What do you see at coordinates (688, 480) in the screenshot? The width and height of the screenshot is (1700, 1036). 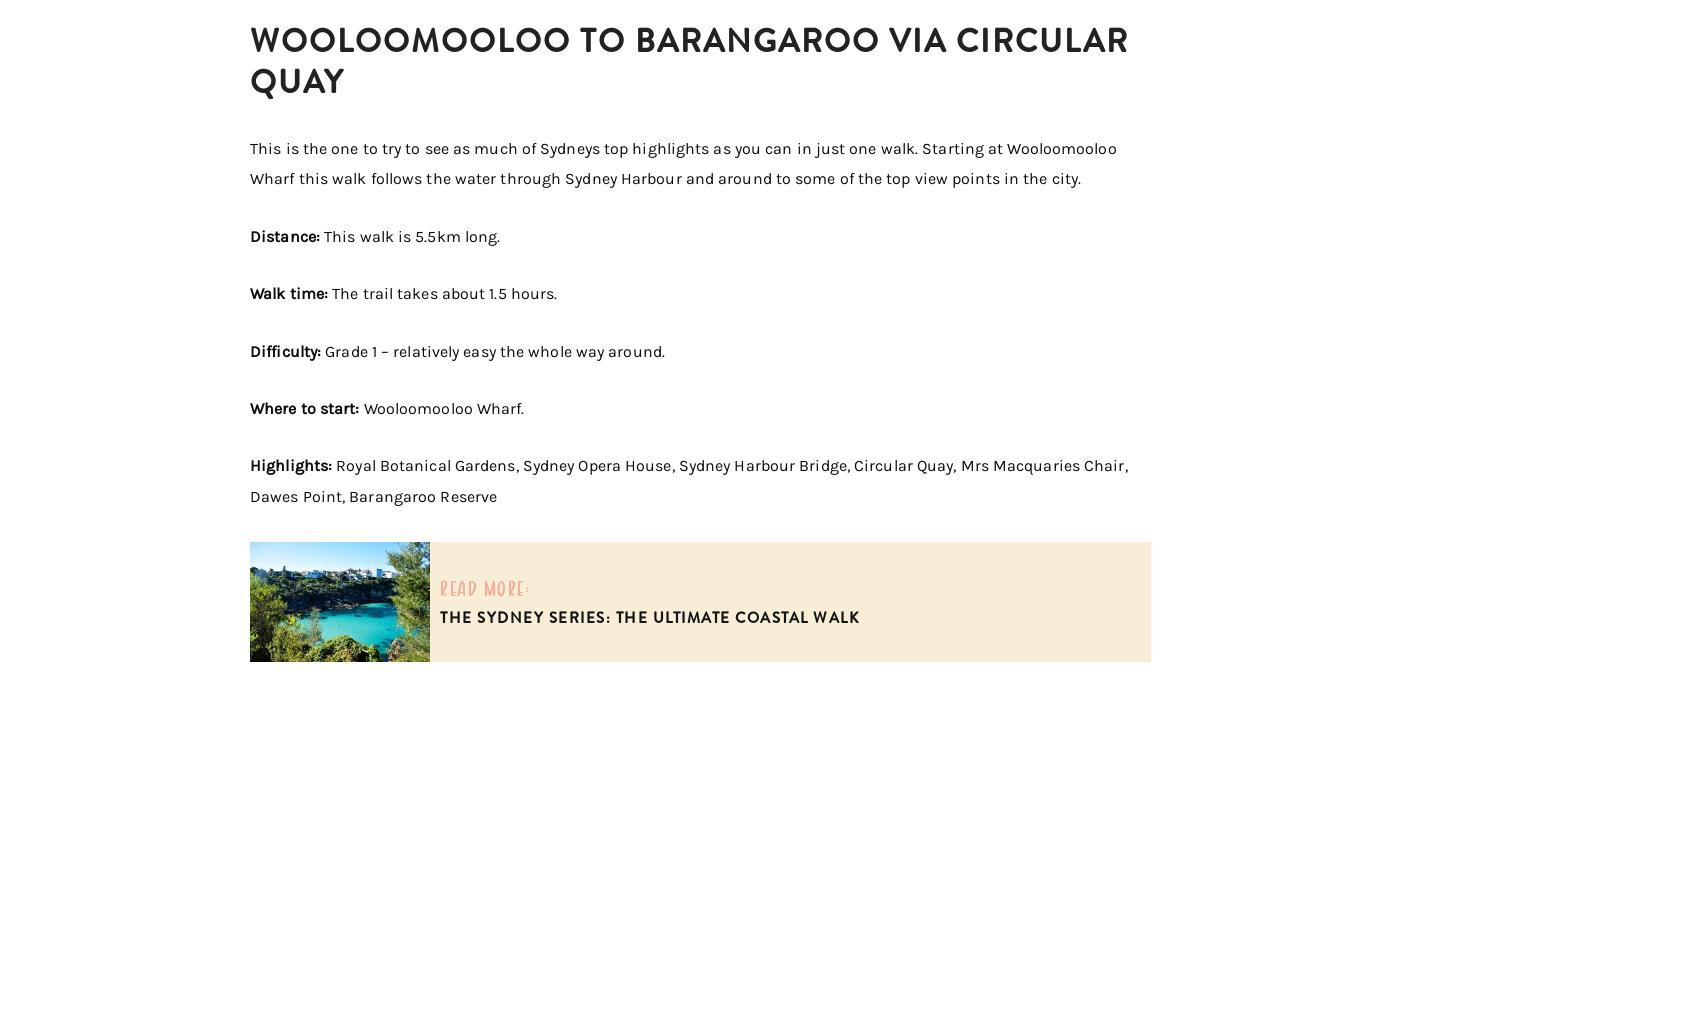 I see `'Royal Botanical Gardens, Sydney Opera House, Sydney Harbour Bridge, Circular Quay, Mrs Macquaries Chair, Dawes Point, Barangaroo Reserve'` at bounding box center [688, 480].